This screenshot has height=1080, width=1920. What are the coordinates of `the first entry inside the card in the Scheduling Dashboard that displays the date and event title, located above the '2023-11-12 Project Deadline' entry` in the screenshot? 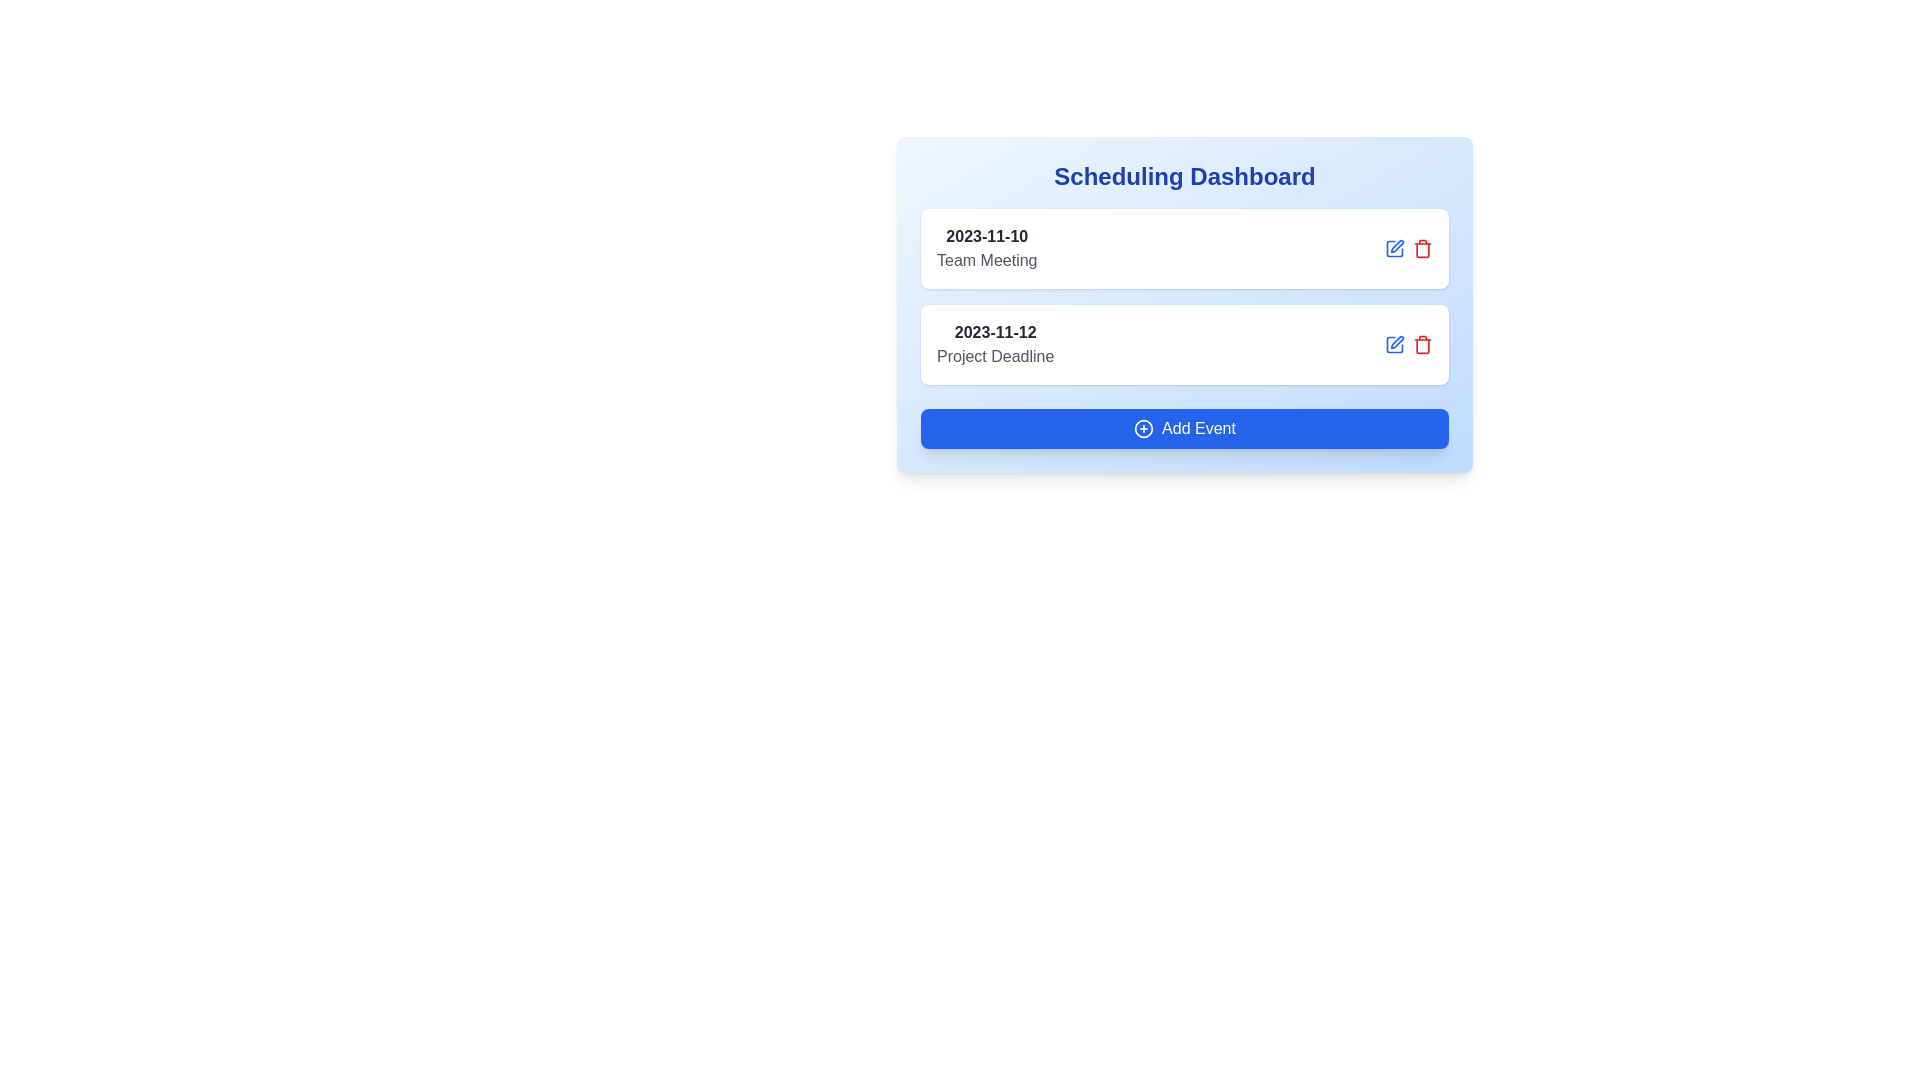 It's located at (987, 248).